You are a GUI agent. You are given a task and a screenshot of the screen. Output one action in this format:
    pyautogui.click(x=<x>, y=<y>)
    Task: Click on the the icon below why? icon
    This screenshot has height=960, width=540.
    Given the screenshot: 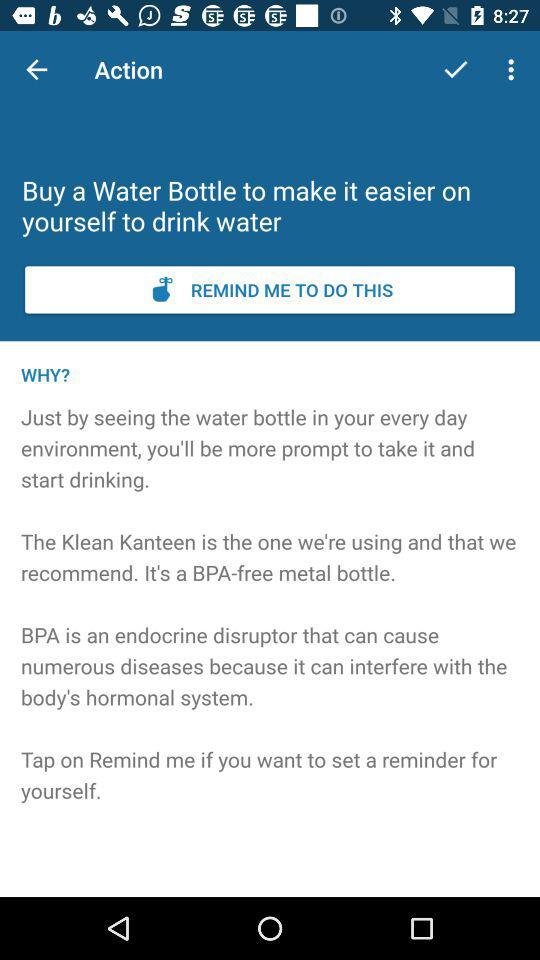 What is the action you would take?
    pyautogui.click(x=270, y=630)
    